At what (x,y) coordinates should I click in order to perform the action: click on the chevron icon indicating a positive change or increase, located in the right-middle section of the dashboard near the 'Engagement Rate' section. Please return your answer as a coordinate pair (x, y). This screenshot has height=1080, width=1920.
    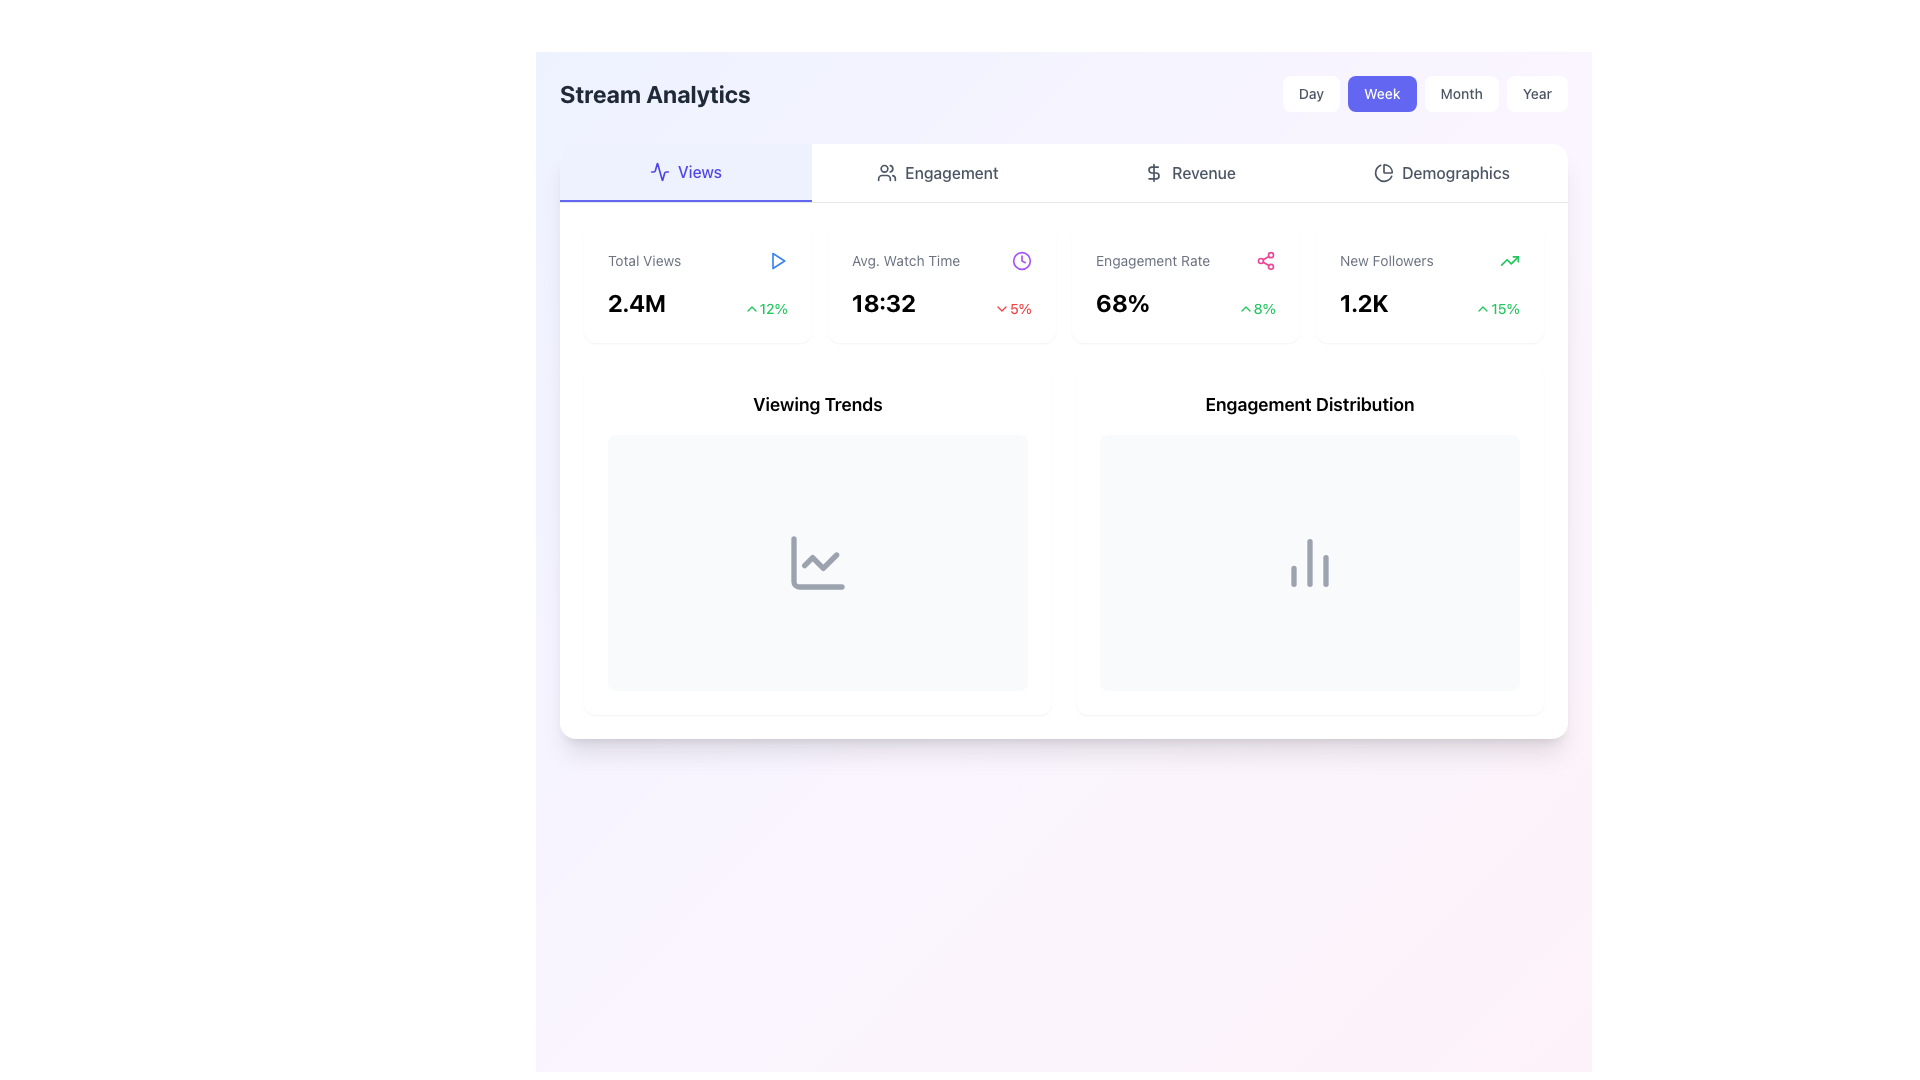
    Looking at the image, I should click on (1244, 308).